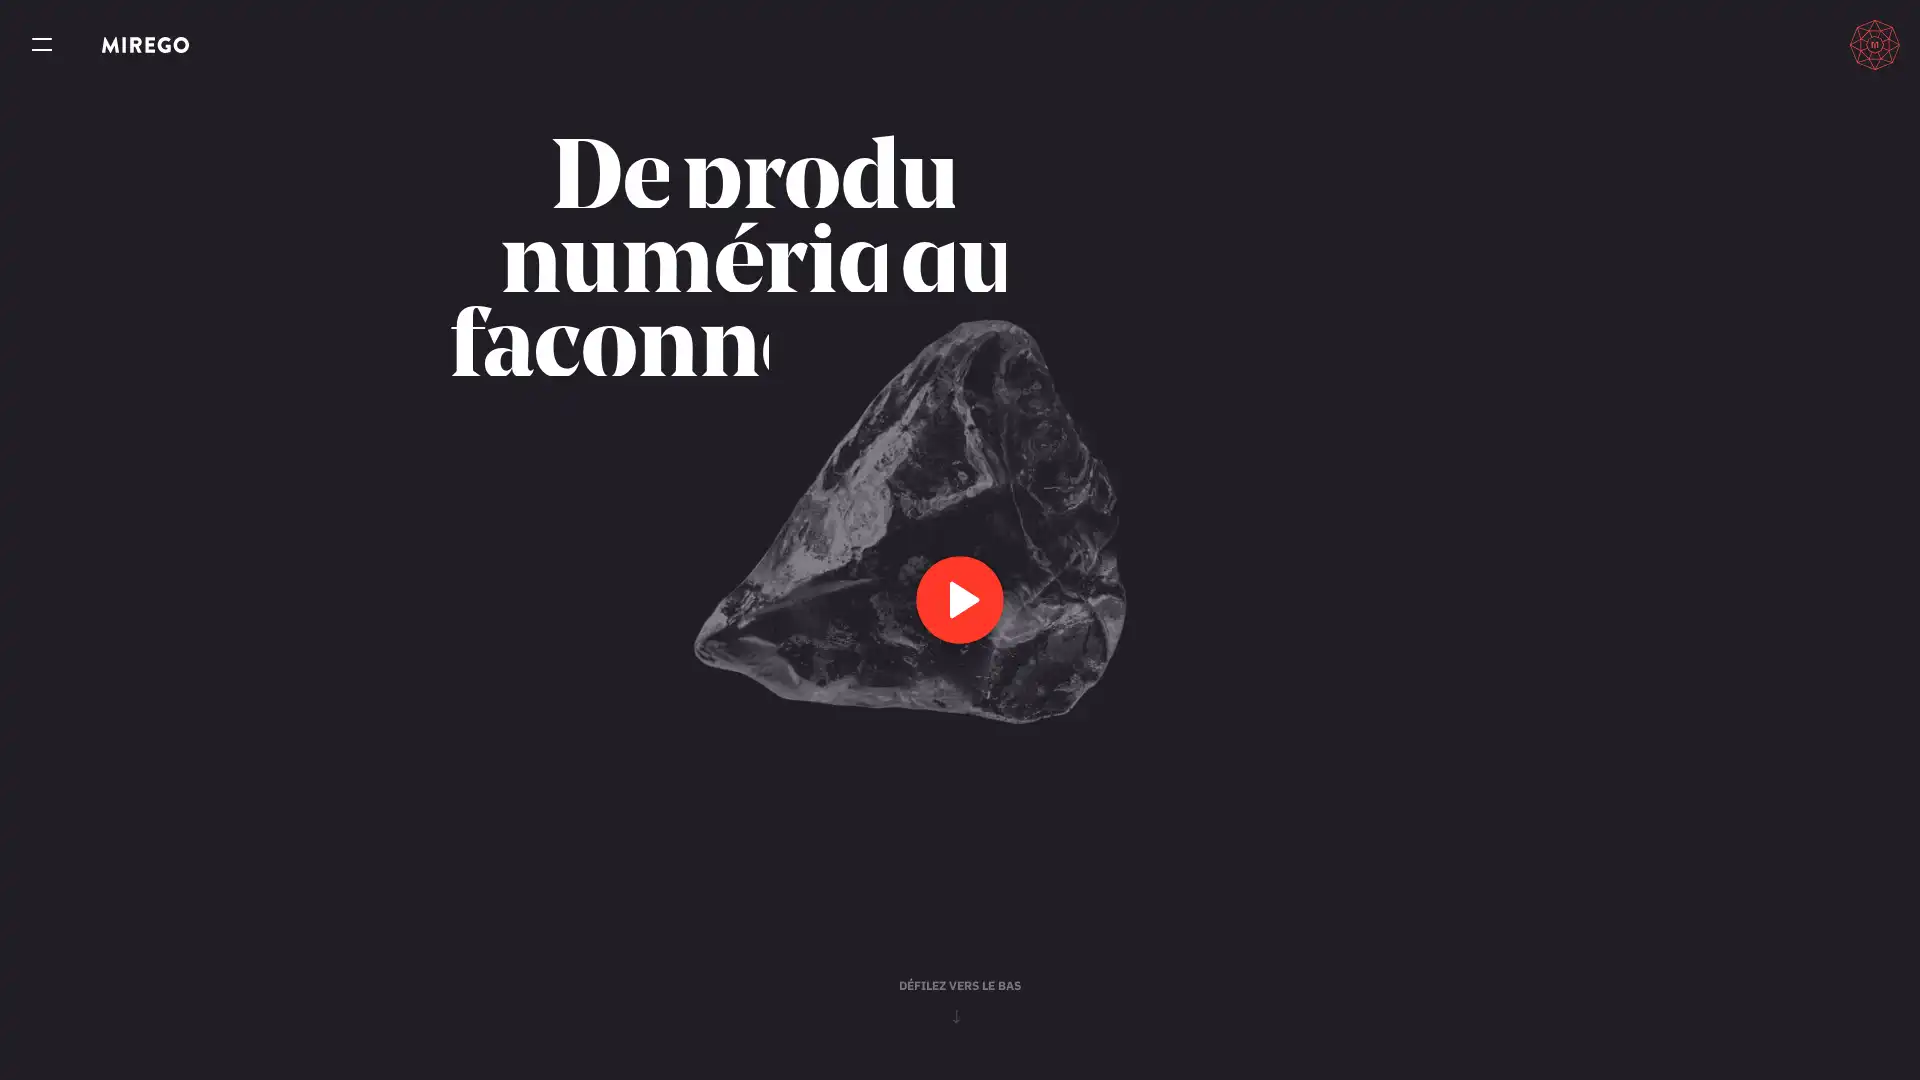 The image size is (1920, 1080). I want to click on Switch to English version, so click(1785, 44).